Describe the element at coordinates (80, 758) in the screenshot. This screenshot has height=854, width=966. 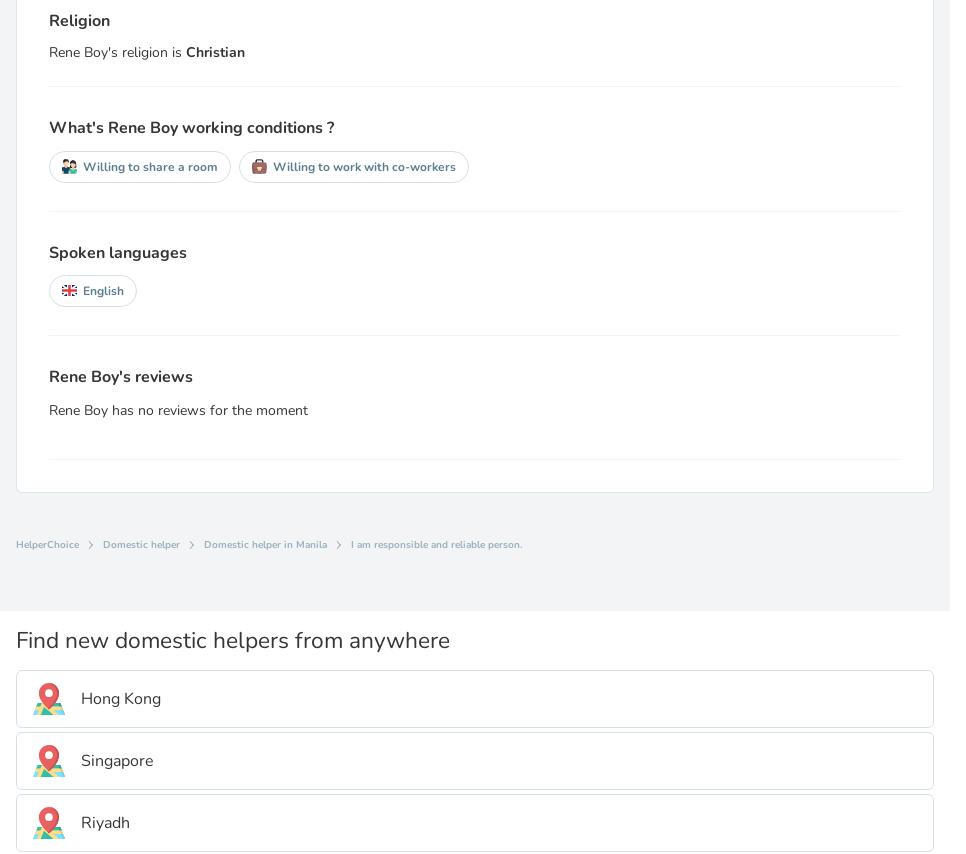
I see `'Singapore'` at that location.